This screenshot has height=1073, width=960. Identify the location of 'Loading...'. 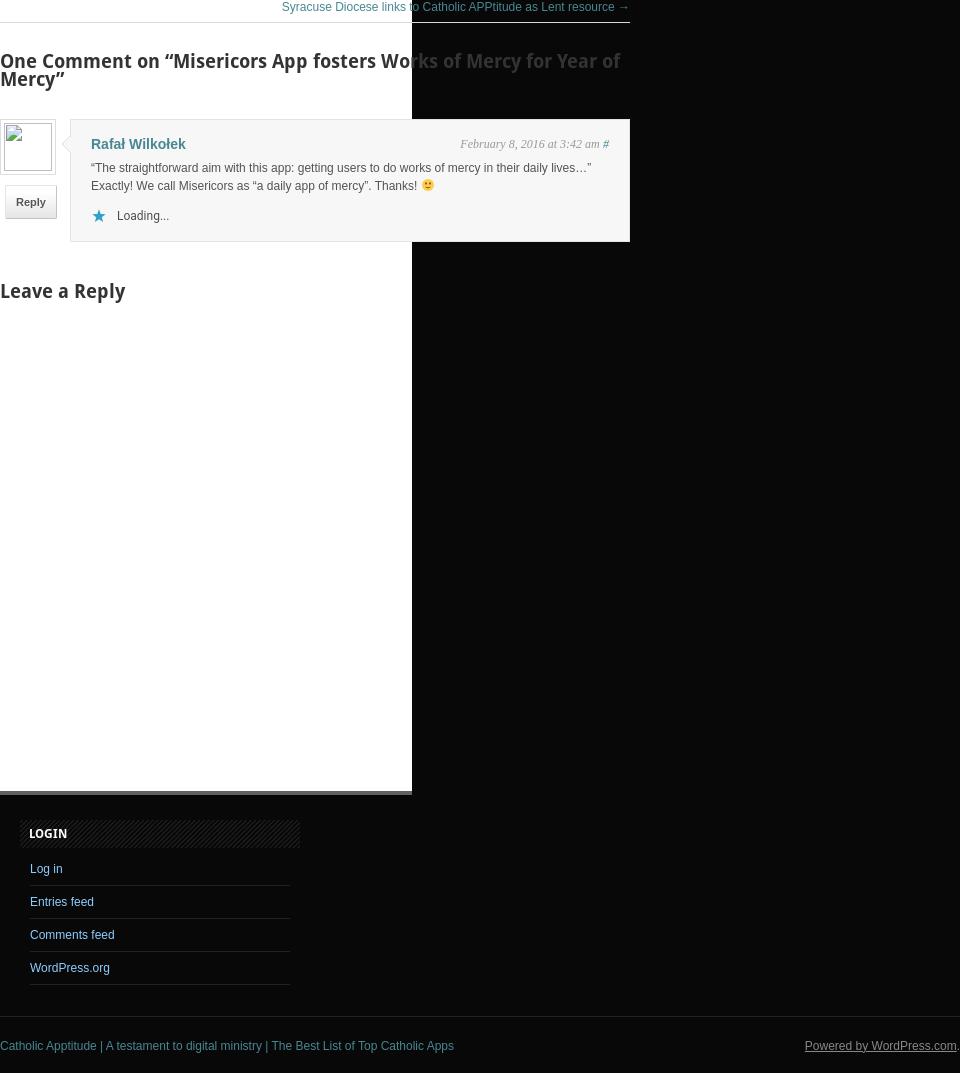
(142, 215).